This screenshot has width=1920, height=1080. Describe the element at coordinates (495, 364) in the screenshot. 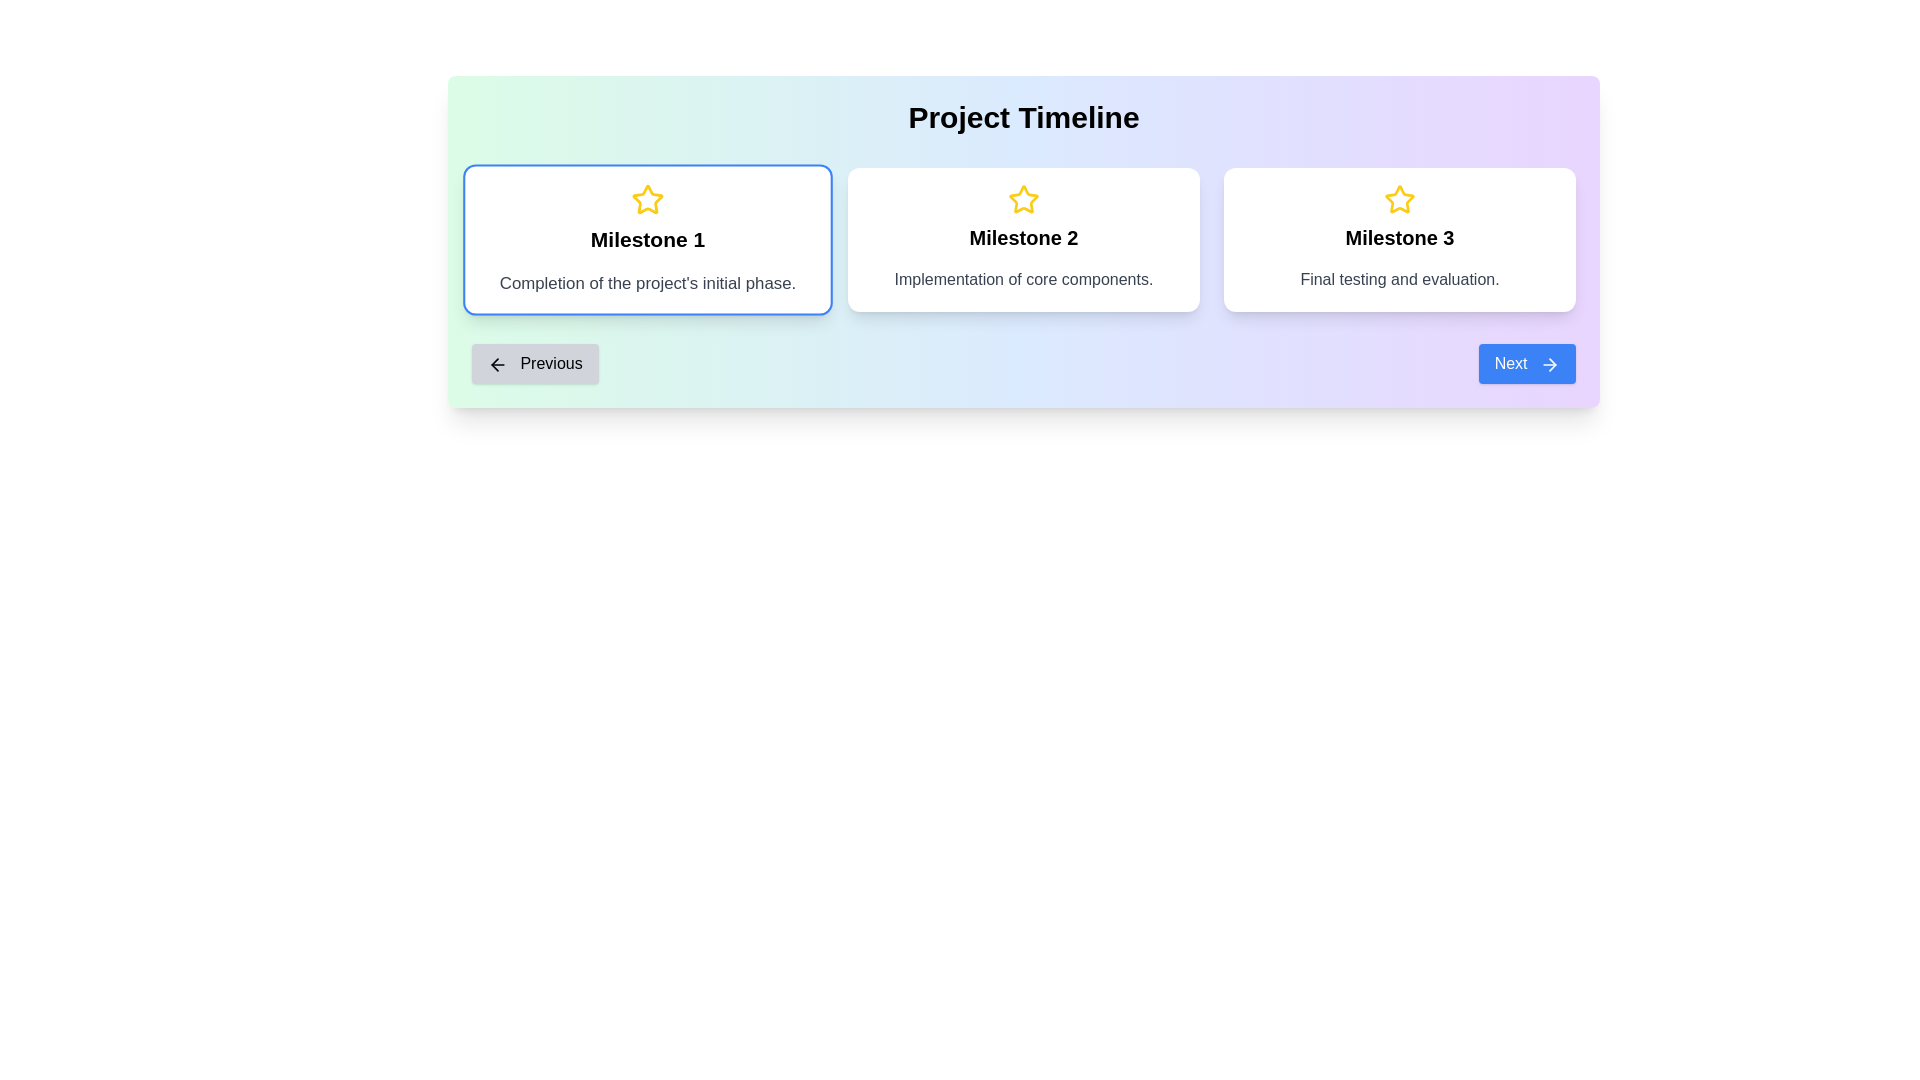

I see `the 'Previous' button by clicking on its associated icon located in the lower-left portion of the interface` at that location.